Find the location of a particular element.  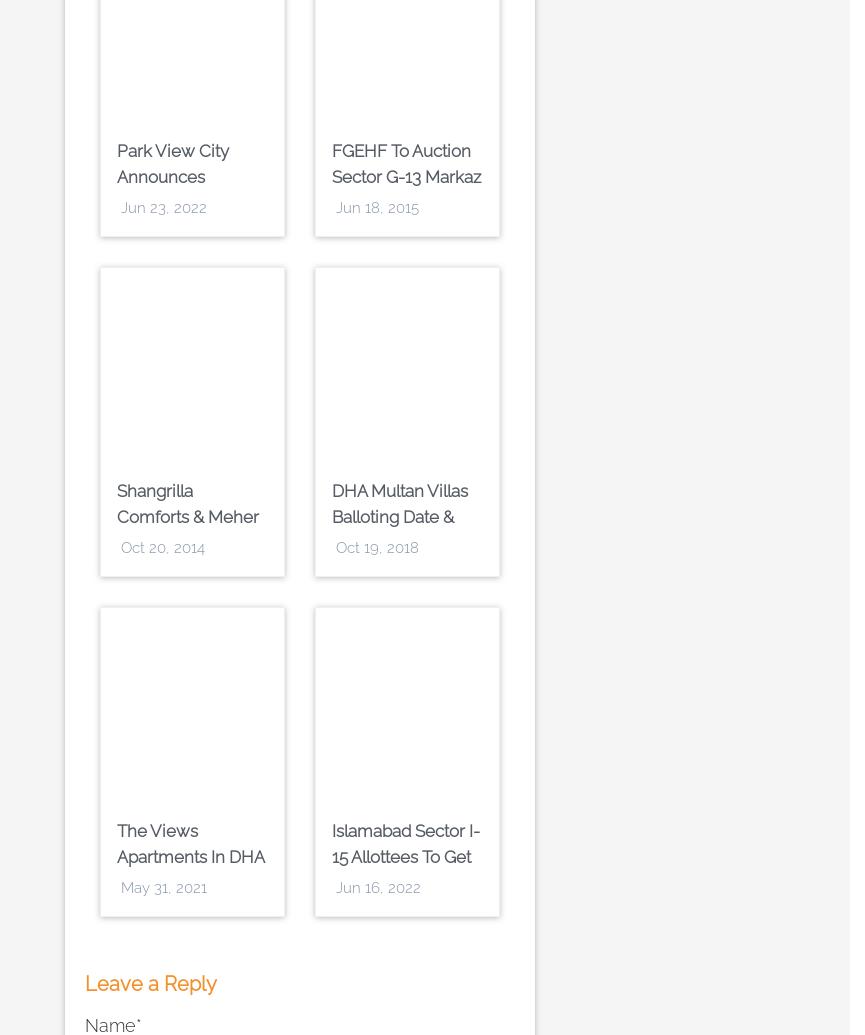

'The Views Apartments in DHA Phase 8 Karachi by Emaar Pakistan' is located at coordinates (189, 869).